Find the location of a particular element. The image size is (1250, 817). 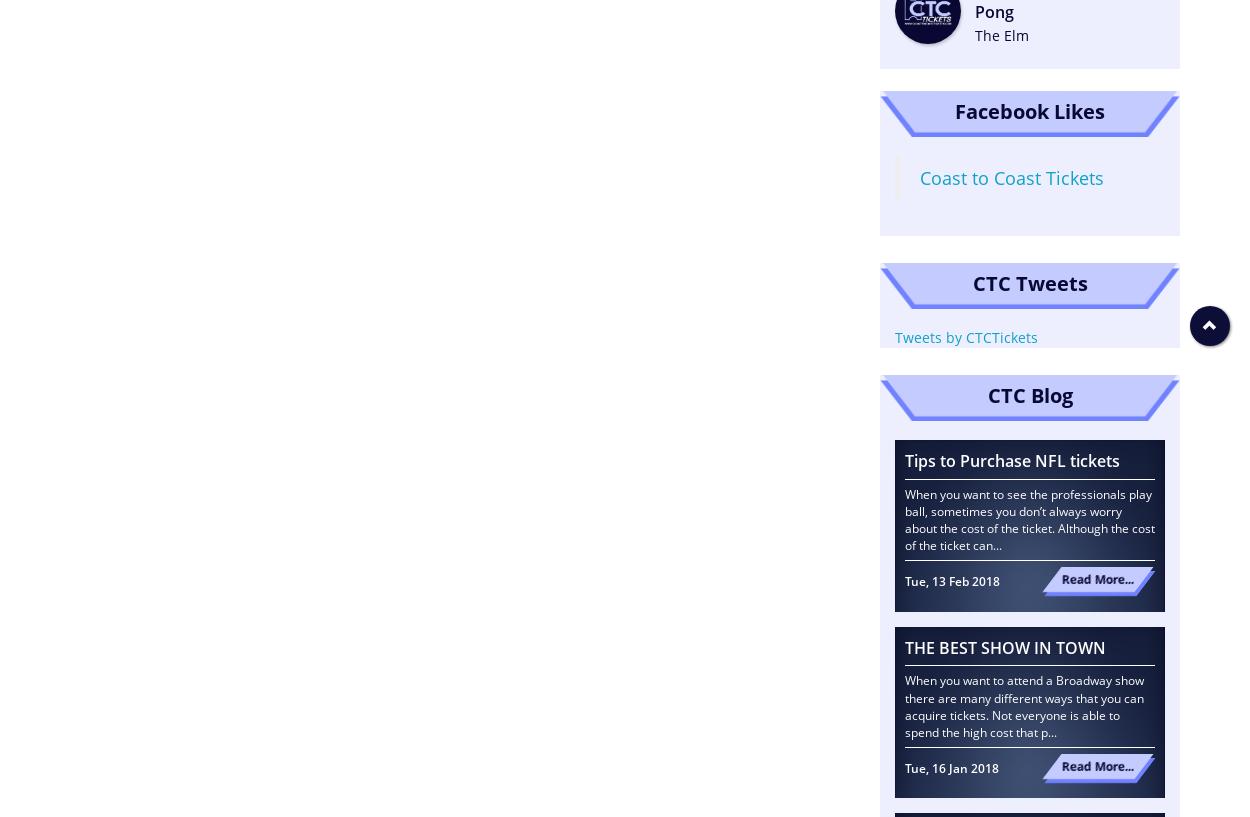

'When you want to attend a Broadway show there are many different ways that you can acquire tickets. Not everyone is able to spend the high cost that p...' is located at coordinates (1024, 704).